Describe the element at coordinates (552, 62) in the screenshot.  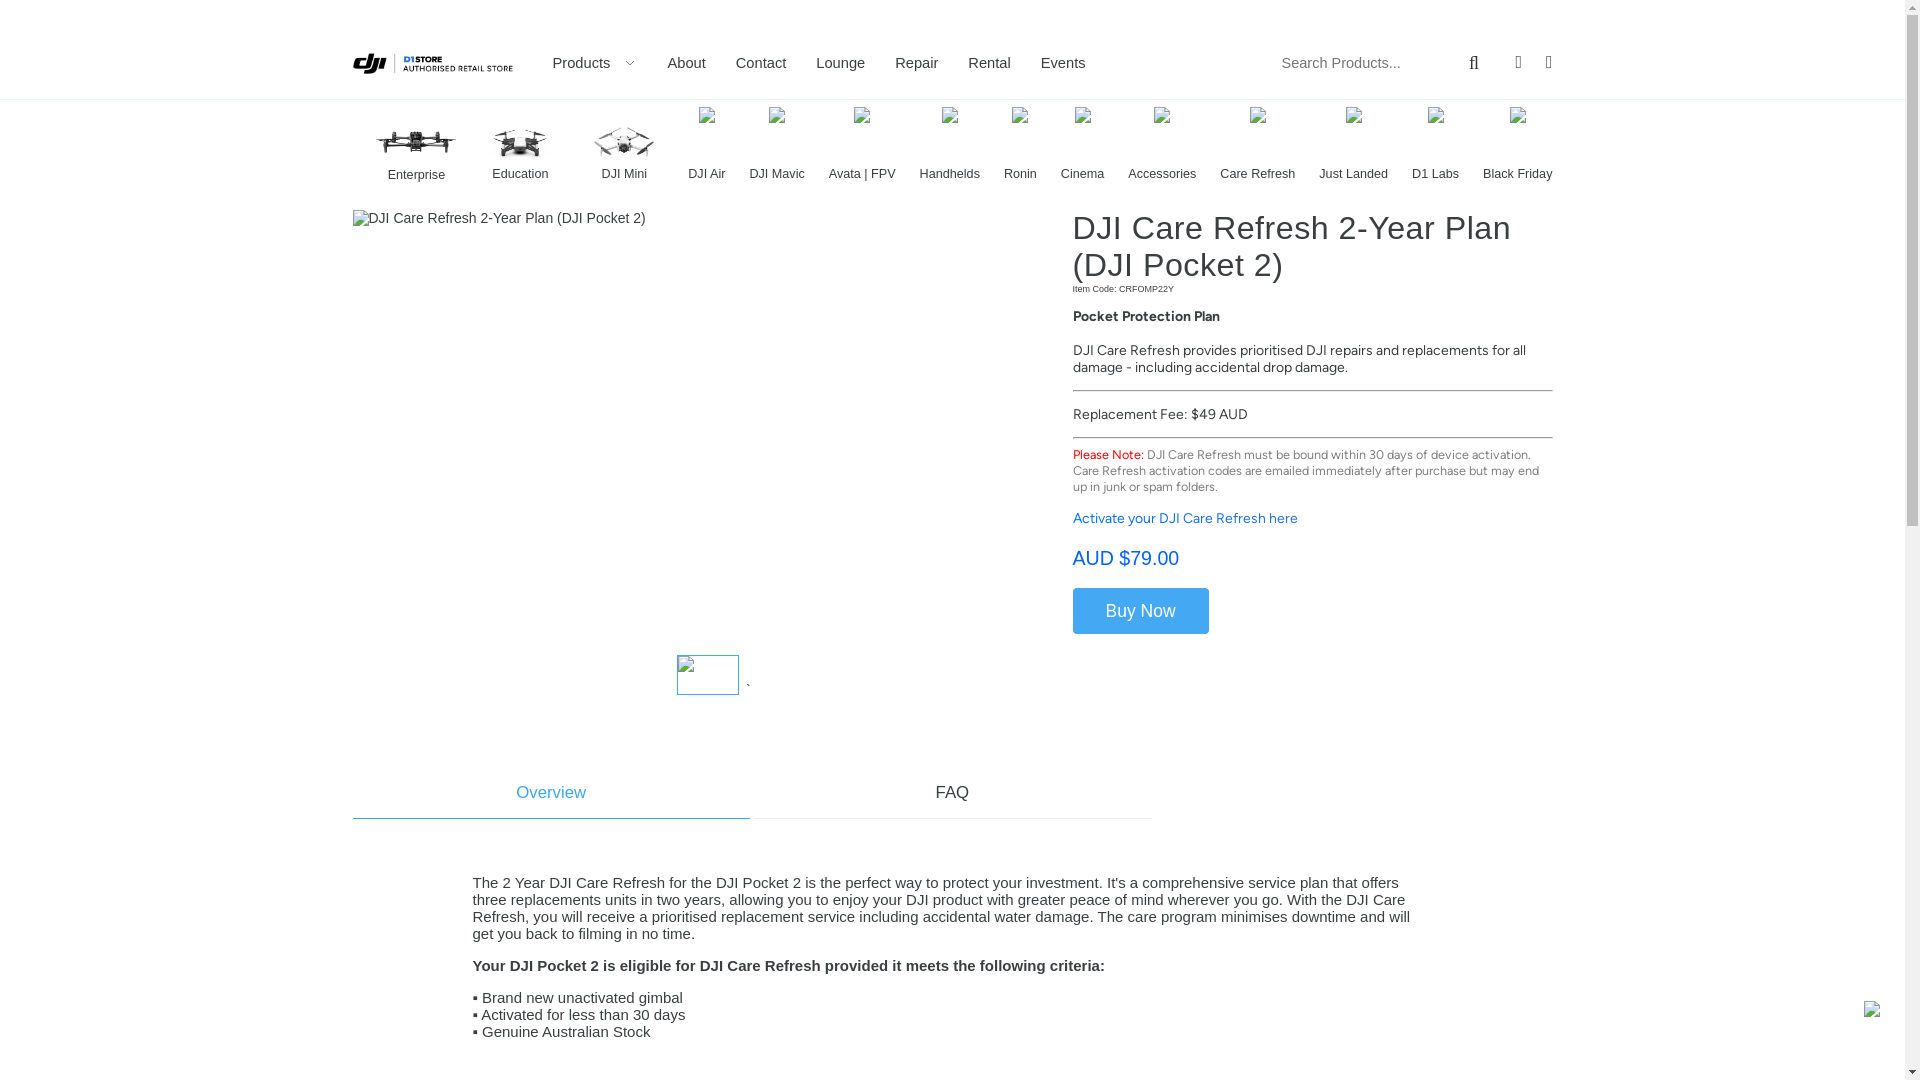
I see `'Products'` at that location.